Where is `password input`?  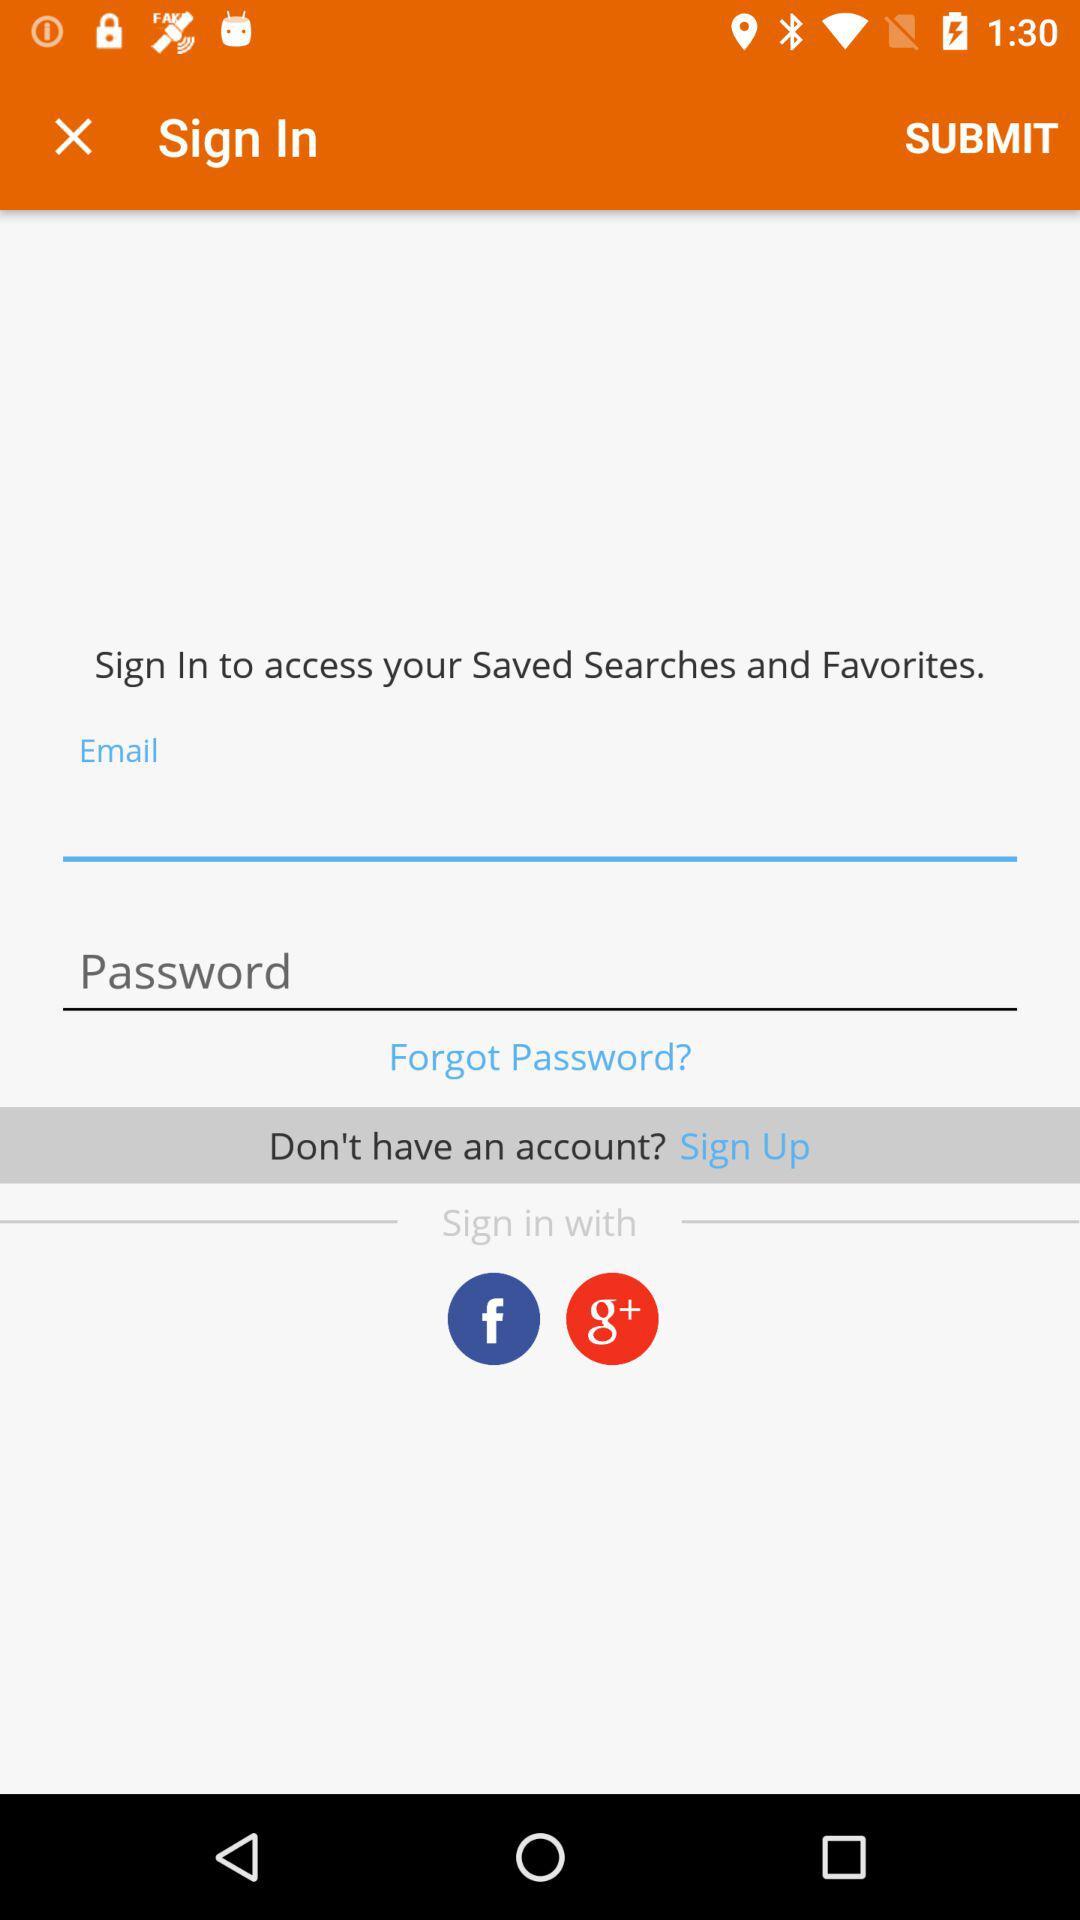 password input is located at coordinates (540, 971).